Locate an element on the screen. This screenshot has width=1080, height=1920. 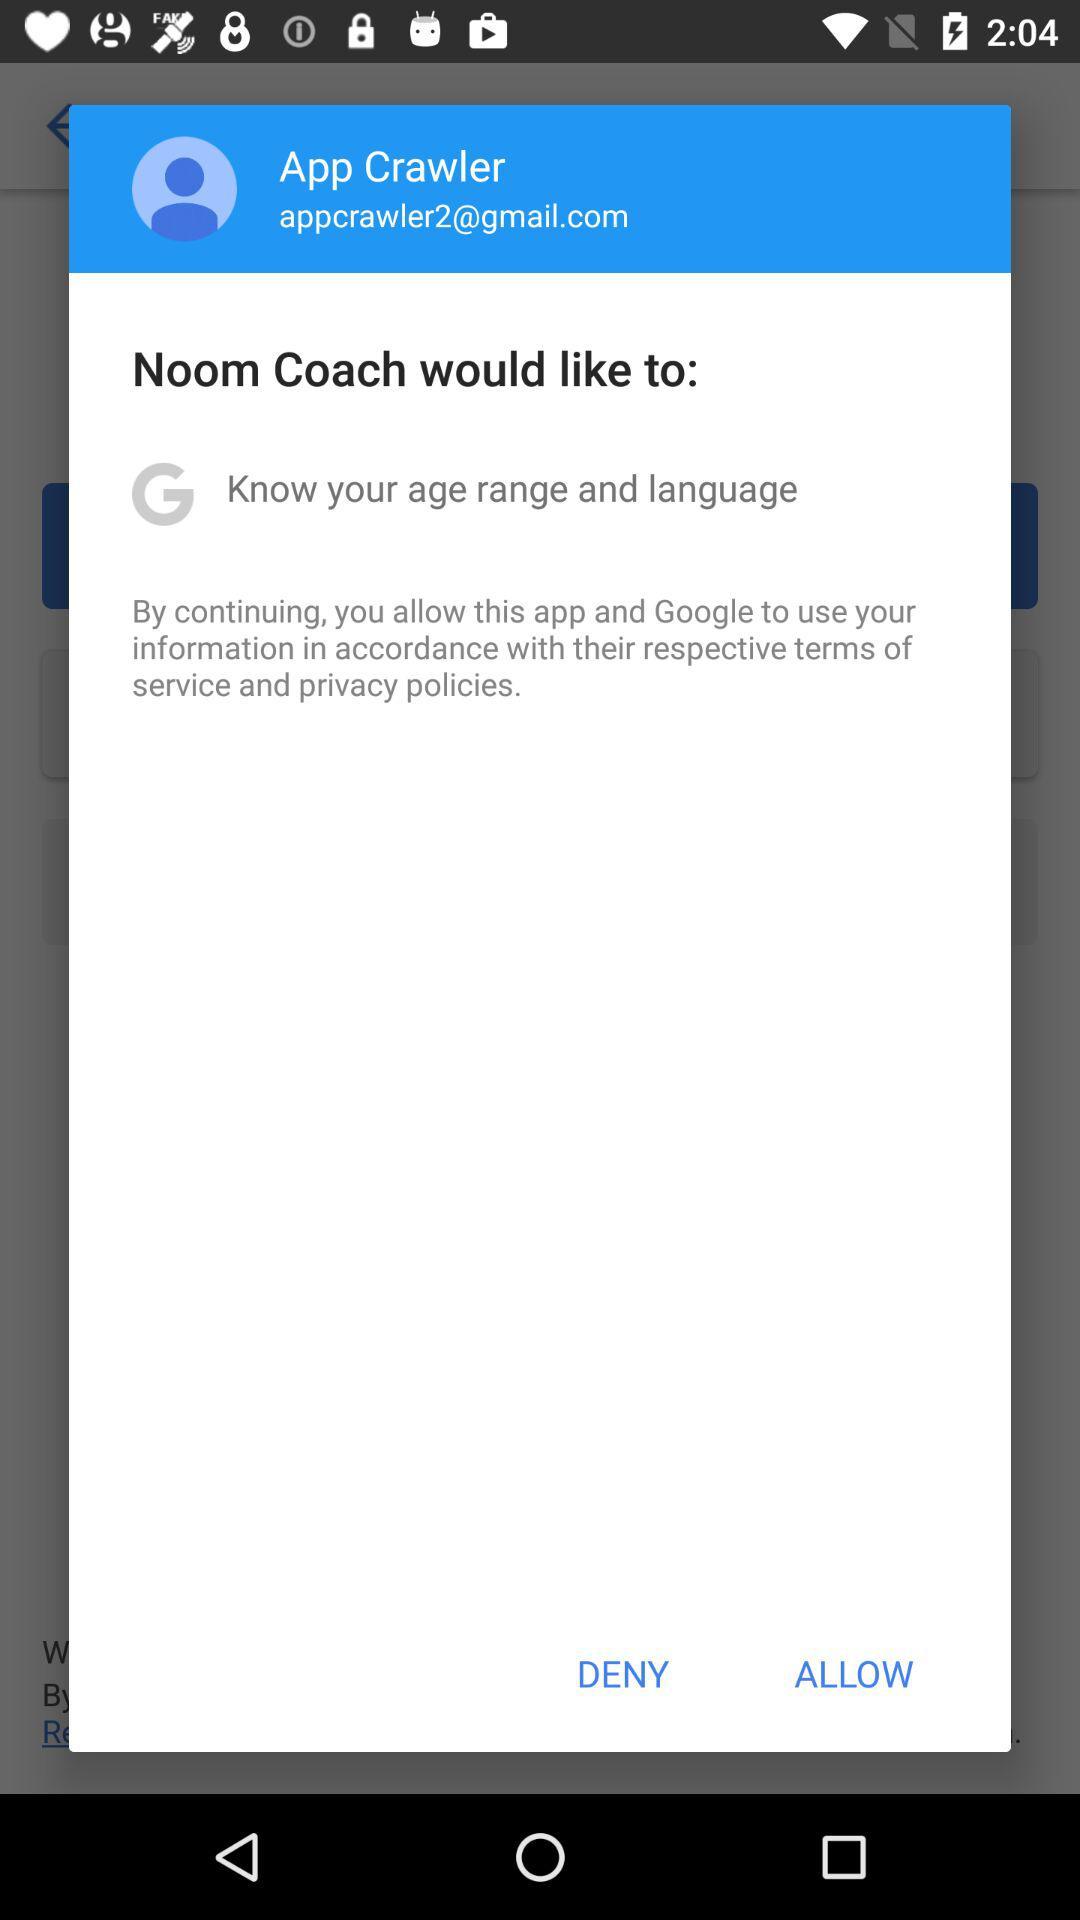
the app crawler is located at coordinates (392, 164).